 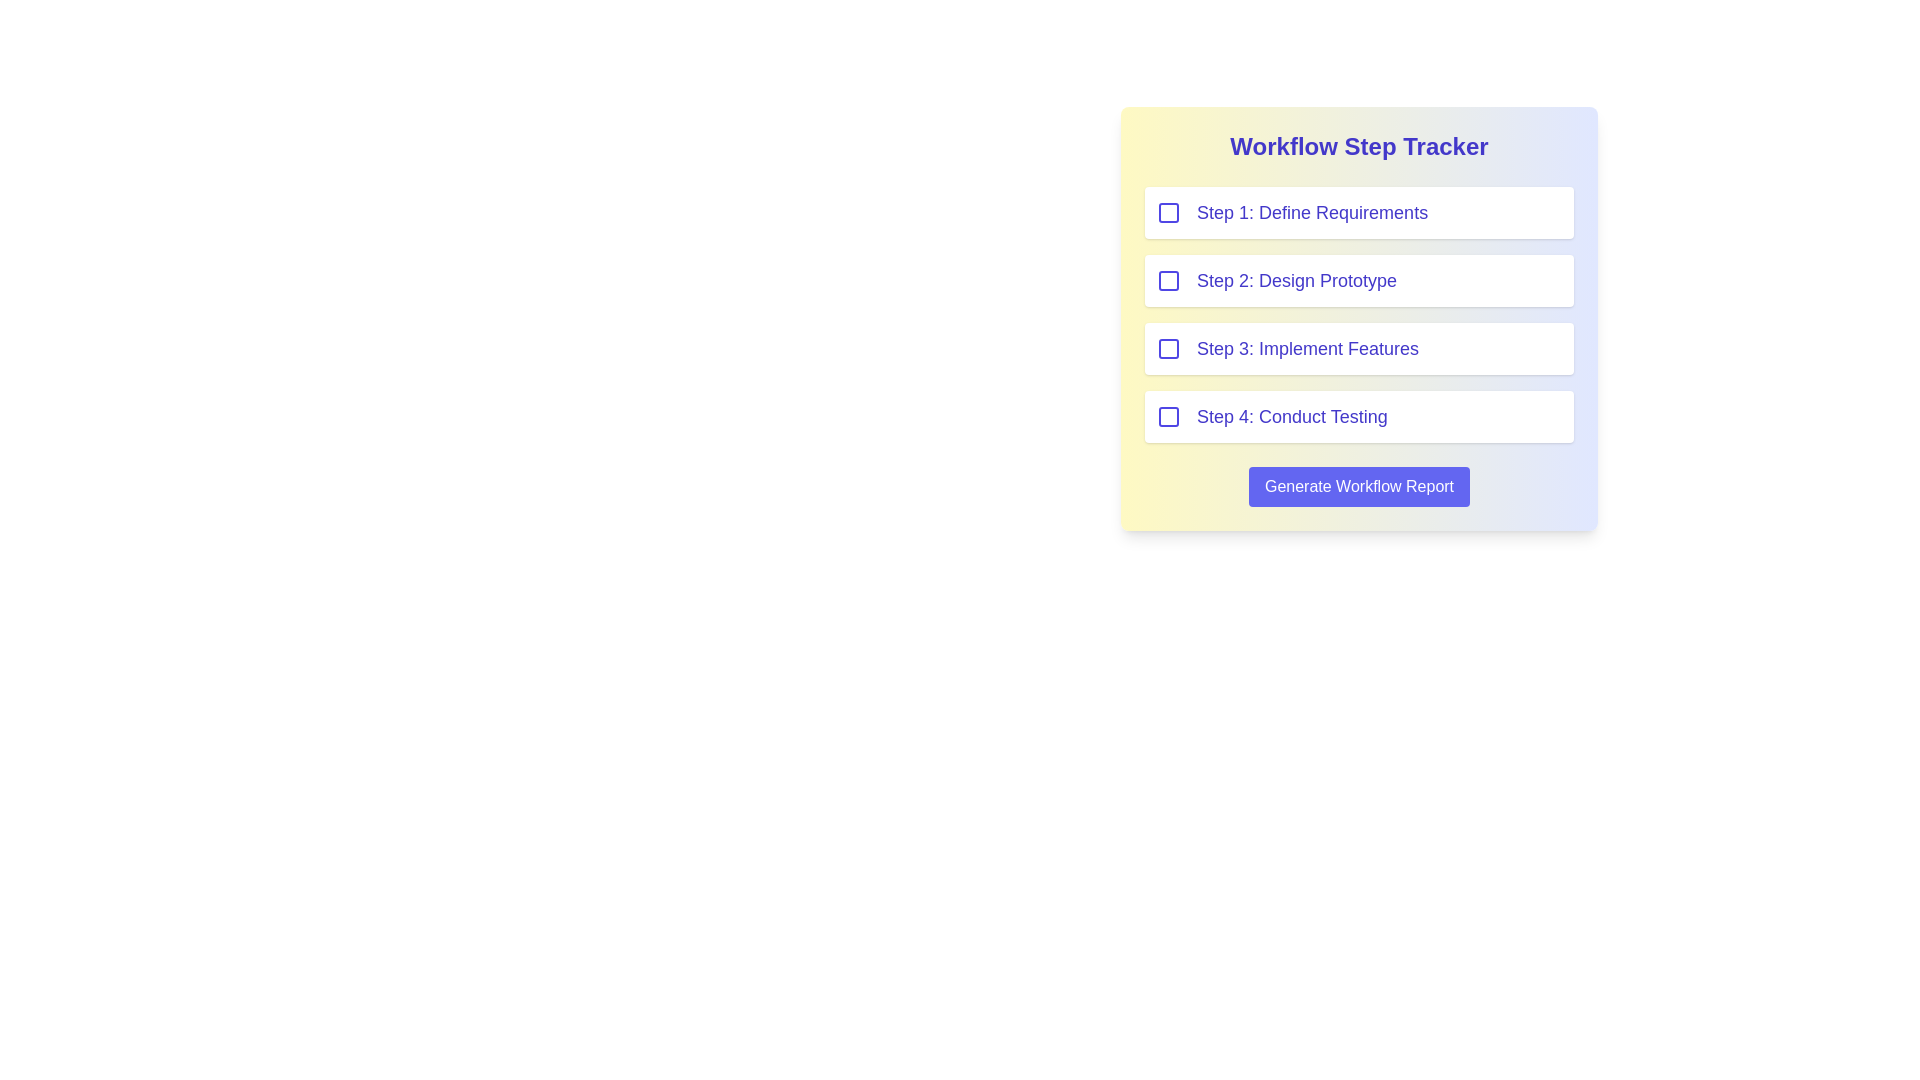 What do you see at coordinates (1169, 212) in the screenshot?
I see `the checkbox with a thick indigo border and a white background located to the left of the label 'Step 1: Define Requirements'` at bounding box center [1169, 212].